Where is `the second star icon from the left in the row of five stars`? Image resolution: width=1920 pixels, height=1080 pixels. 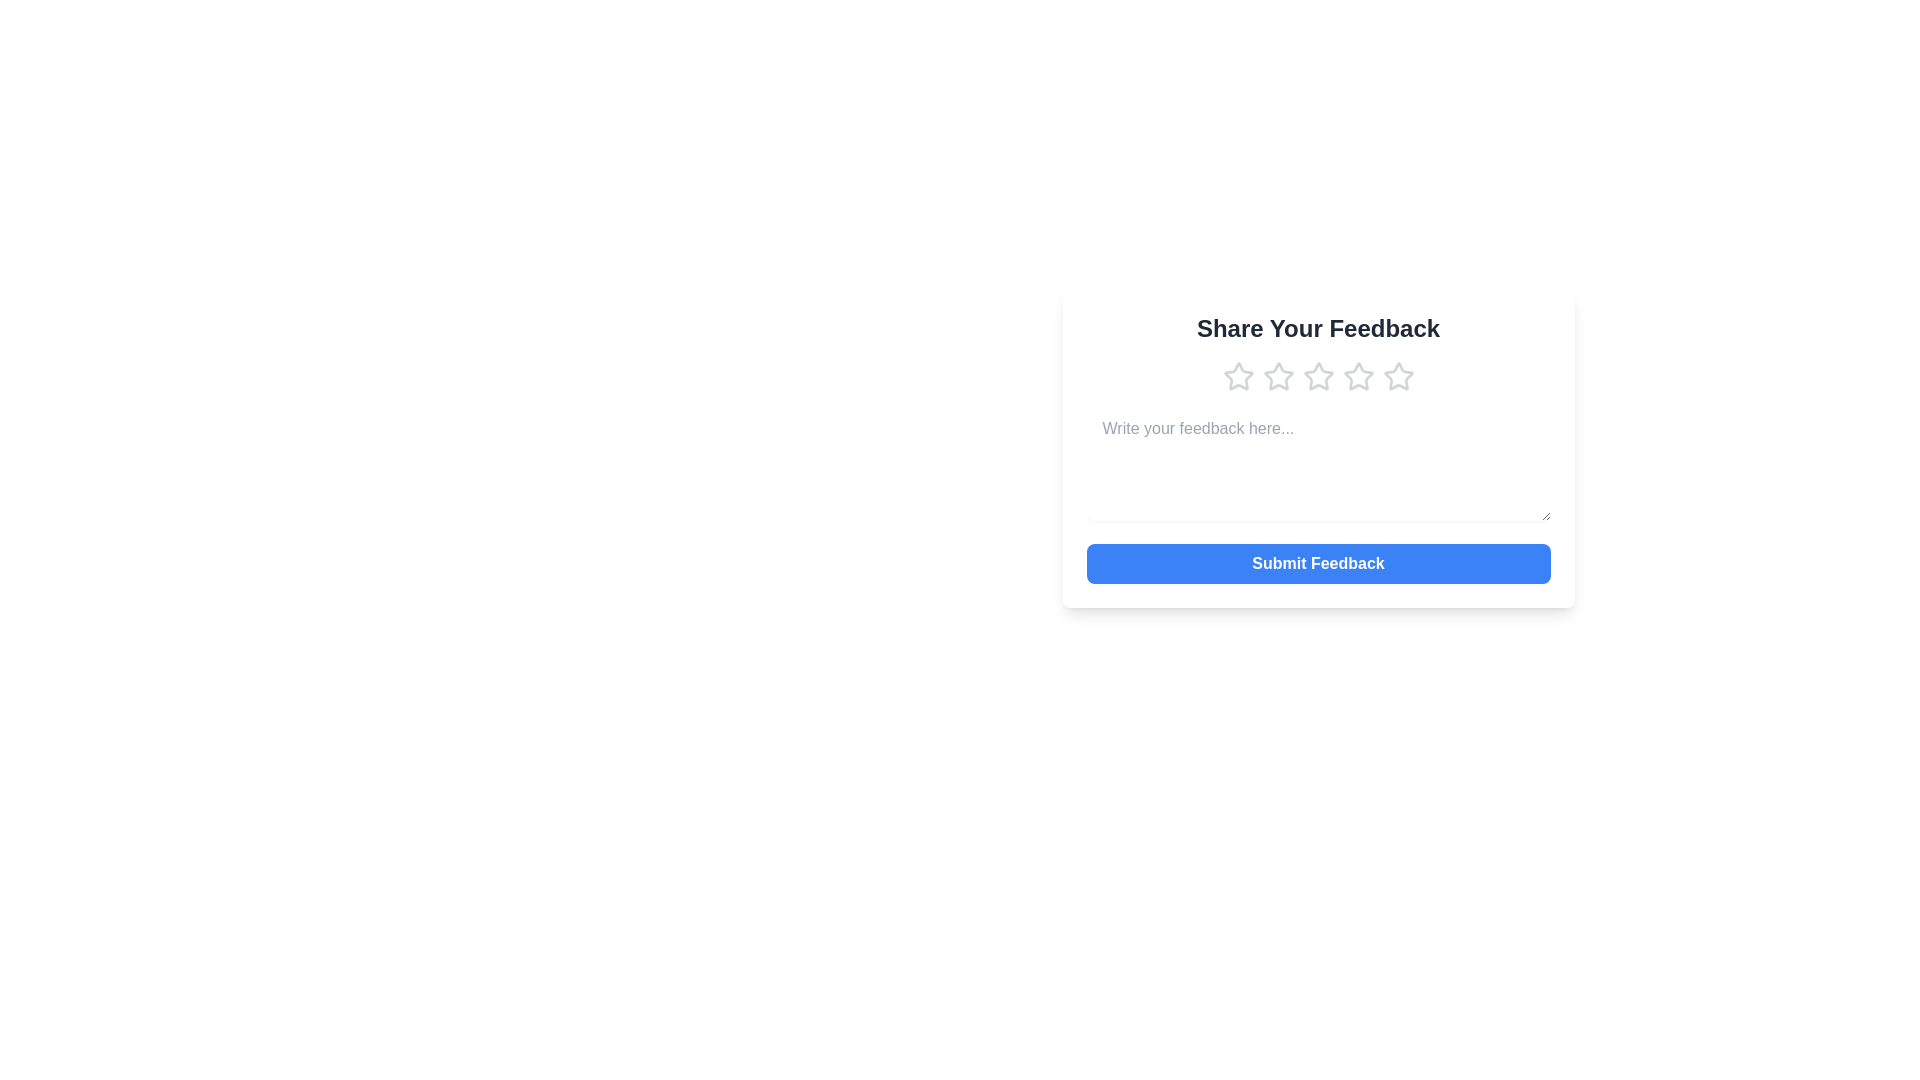 the second star icon from the left in the row of five stars is located at coordinates (1277, 377).